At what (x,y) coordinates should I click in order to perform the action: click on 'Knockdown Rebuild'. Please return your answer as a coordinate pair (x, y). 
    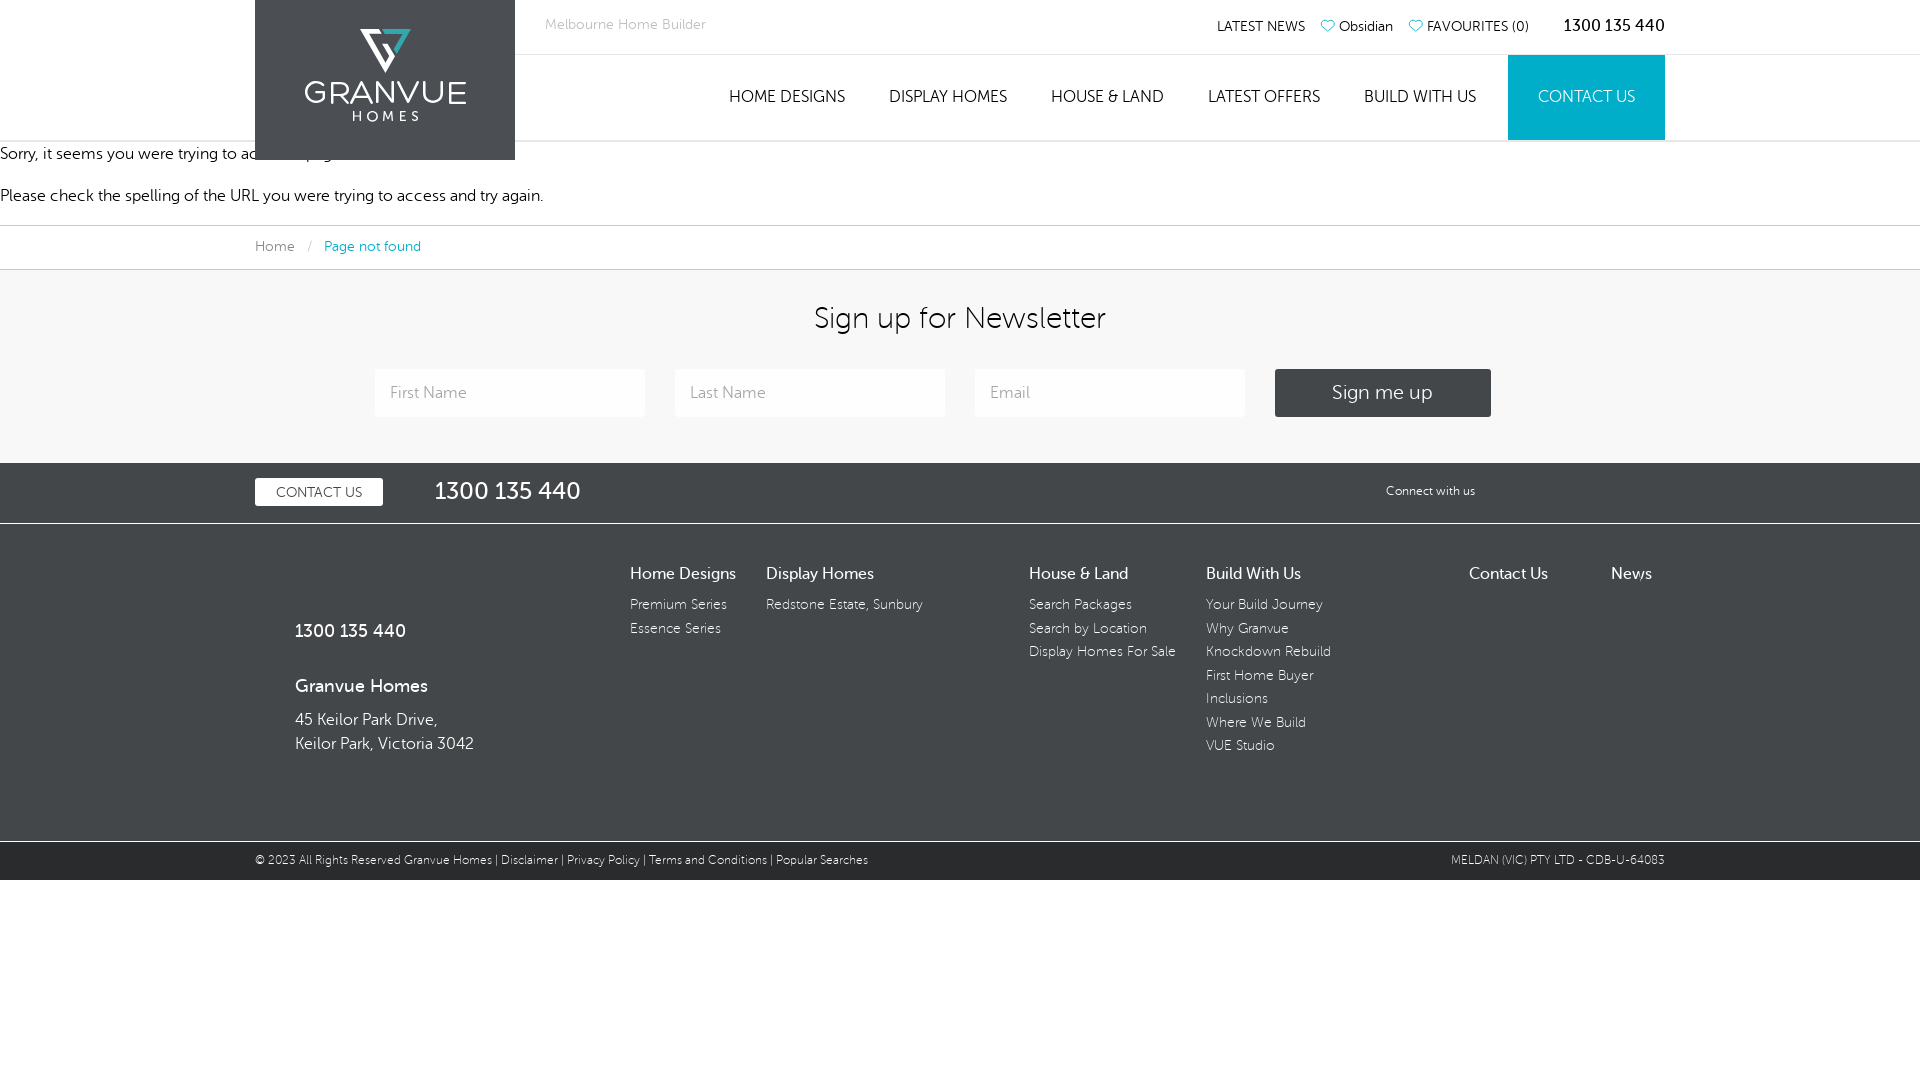
    Looking at the image, I should click on (1267, 651).